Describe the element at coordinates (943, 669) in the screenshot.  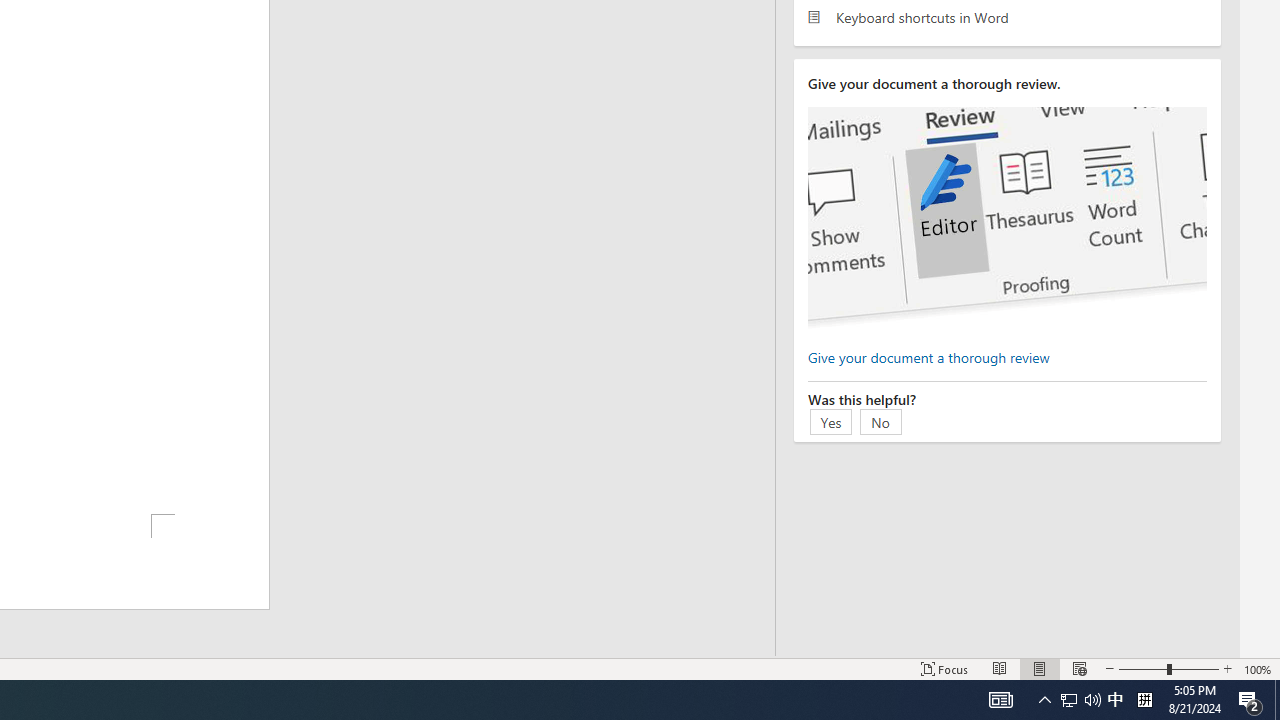
I see `'Focus '` at that location.